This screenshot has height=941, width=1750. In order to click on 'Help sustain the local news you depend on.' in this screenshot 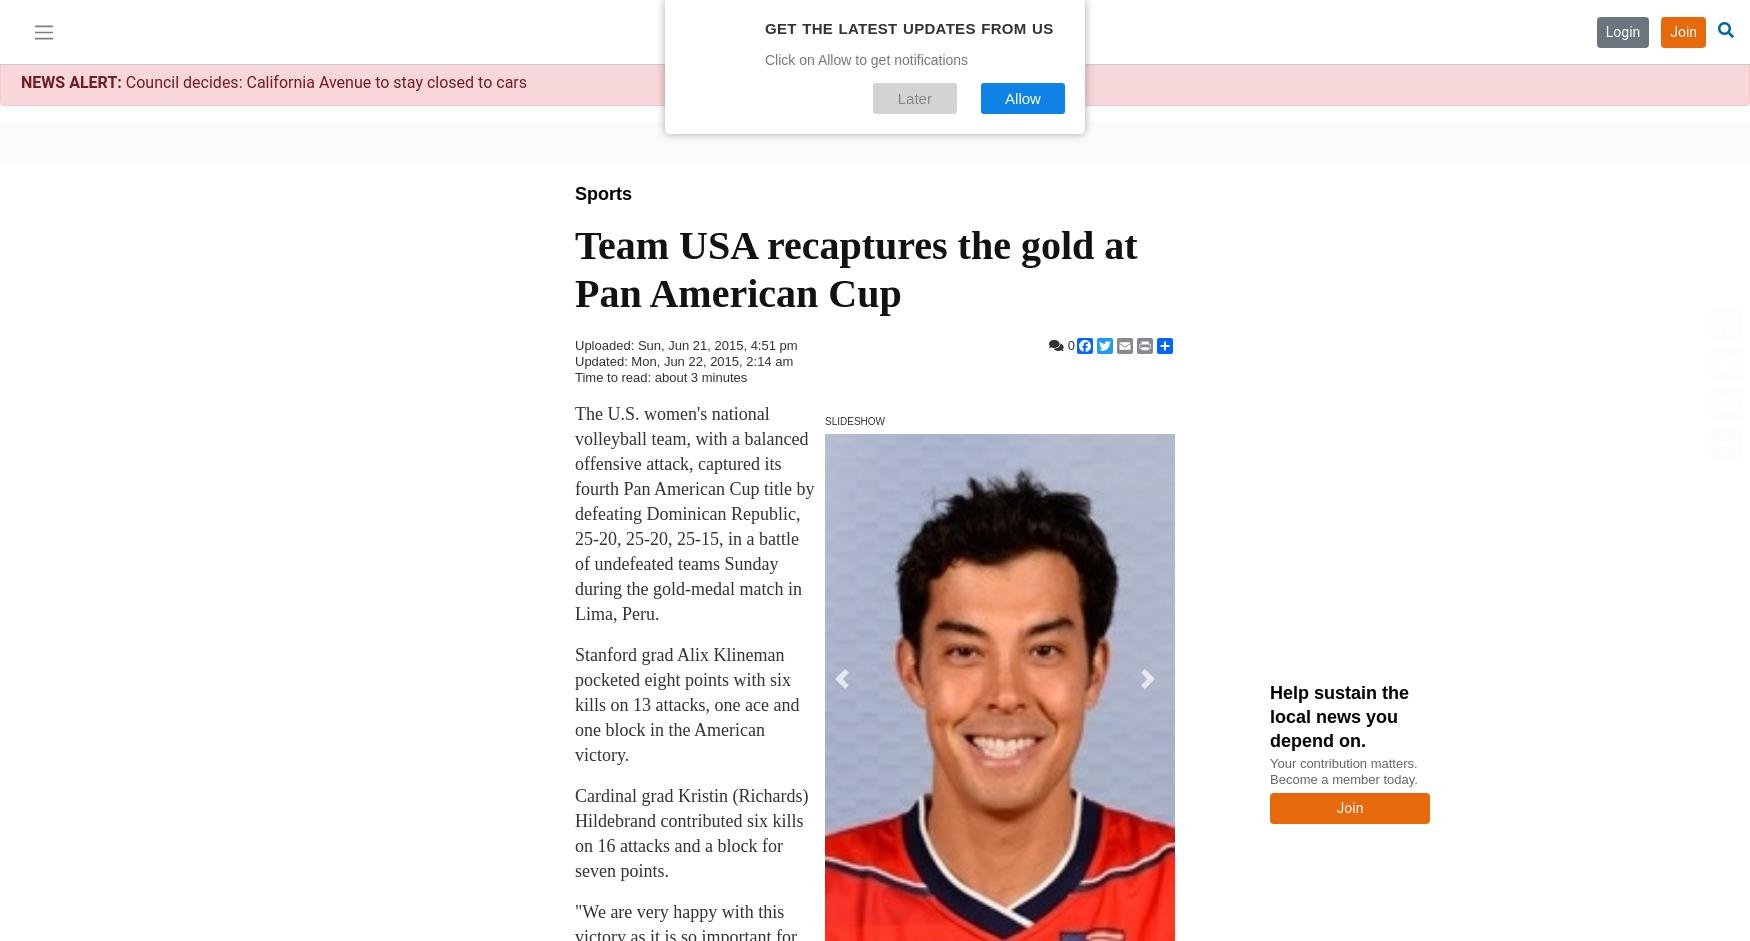, I will do `click(1339, 716)`.